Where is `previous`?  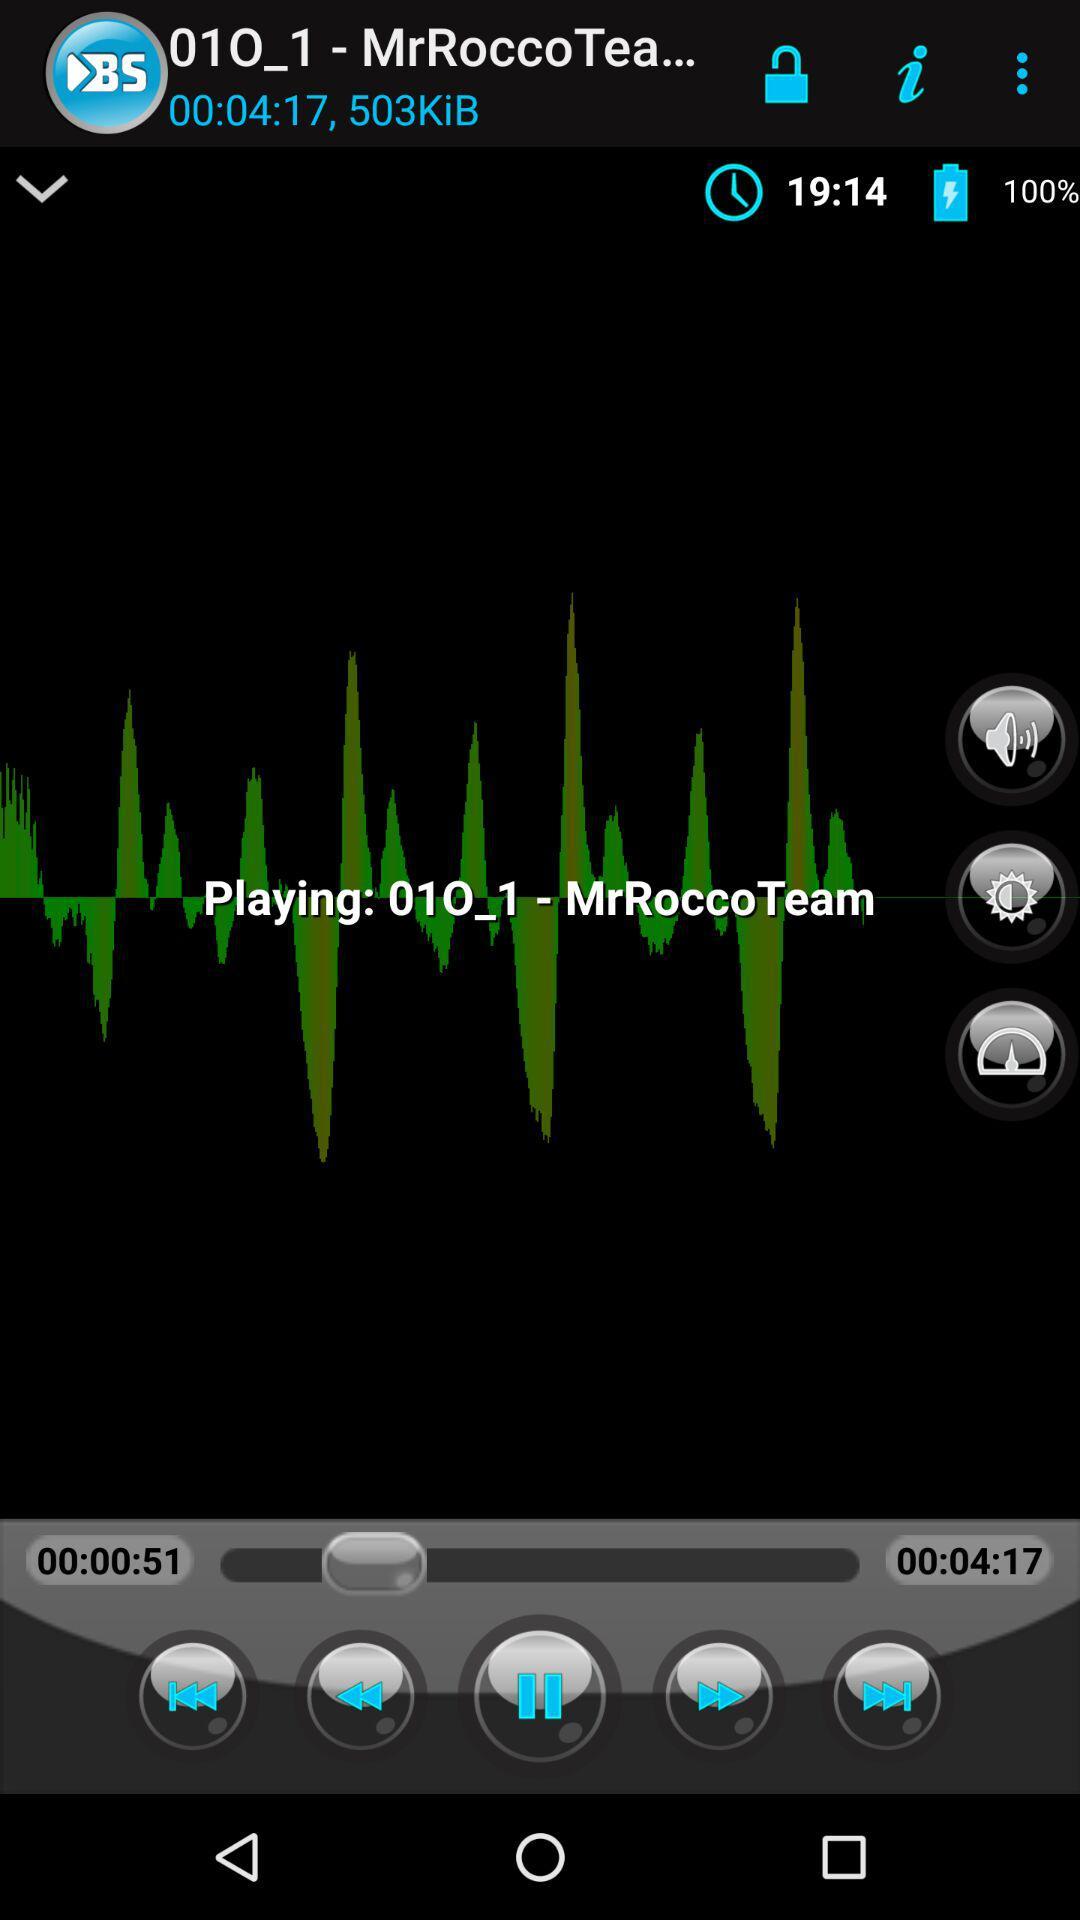
previous is located at coordinates (192, 1695).